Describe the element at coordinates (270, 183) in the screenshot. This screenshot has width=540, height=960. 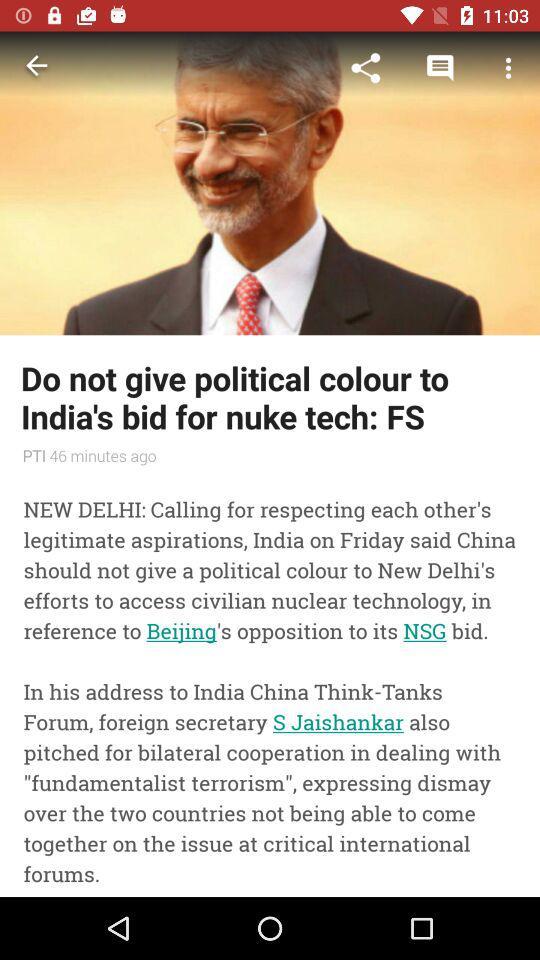
I see `image` at that location.